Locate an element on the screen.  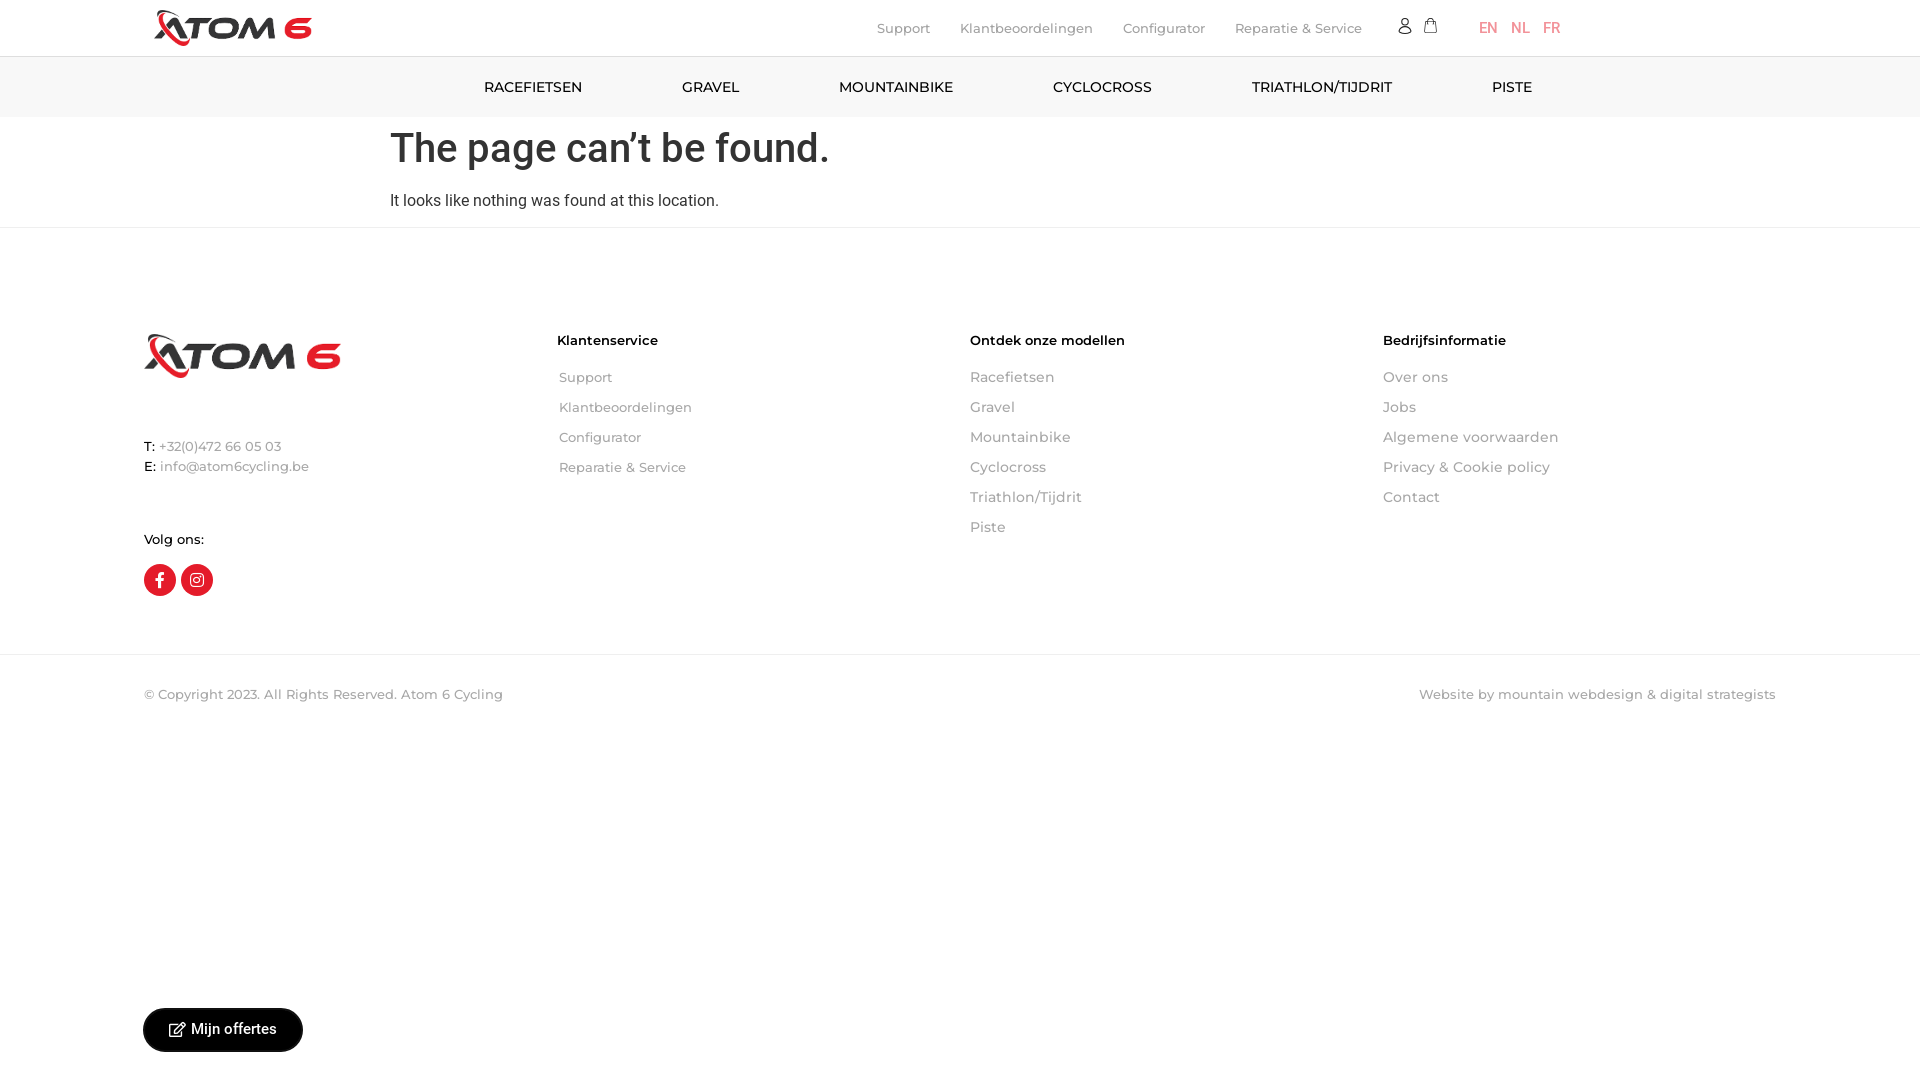
'Contact' is located at coordinates (1381, 496).